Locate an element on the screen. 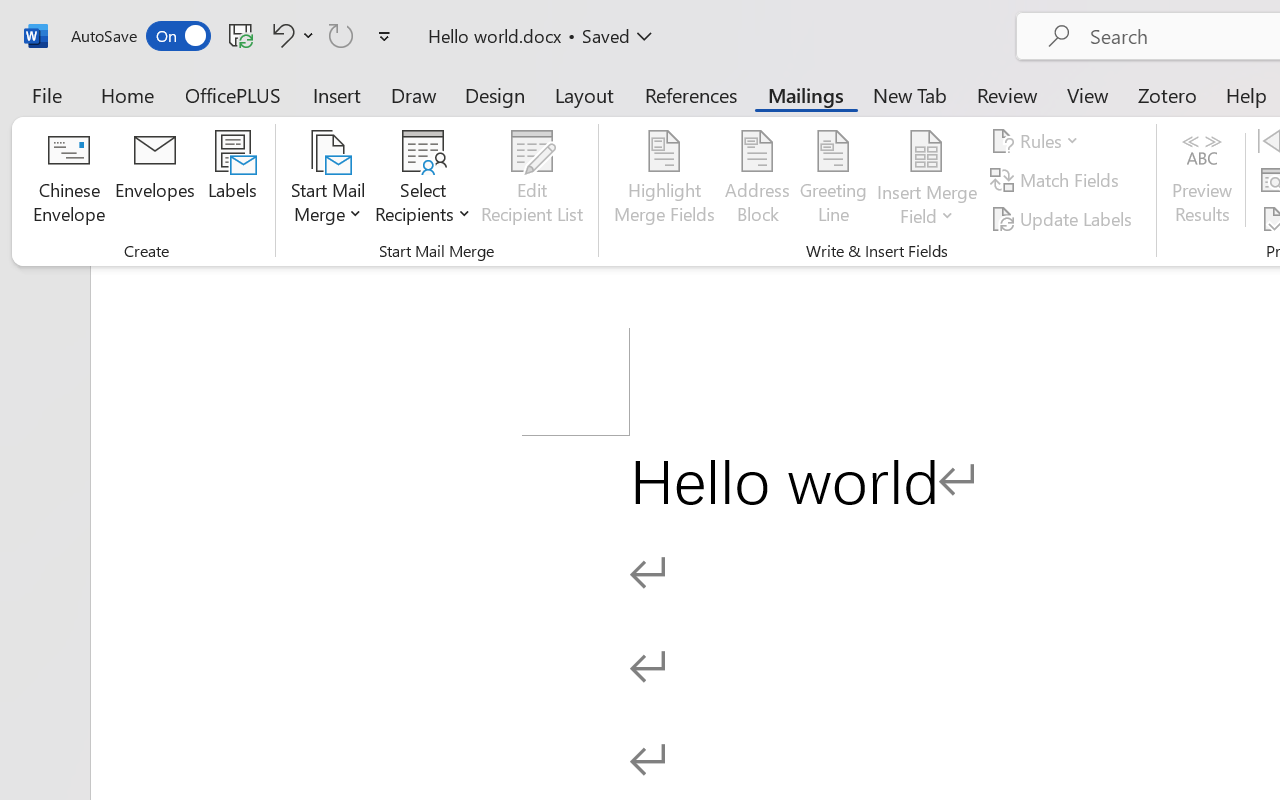 The width and height of the screenshot is (1280, 800). 'Customize Quick Access Toolbar' is located at coordinates (384, 35).